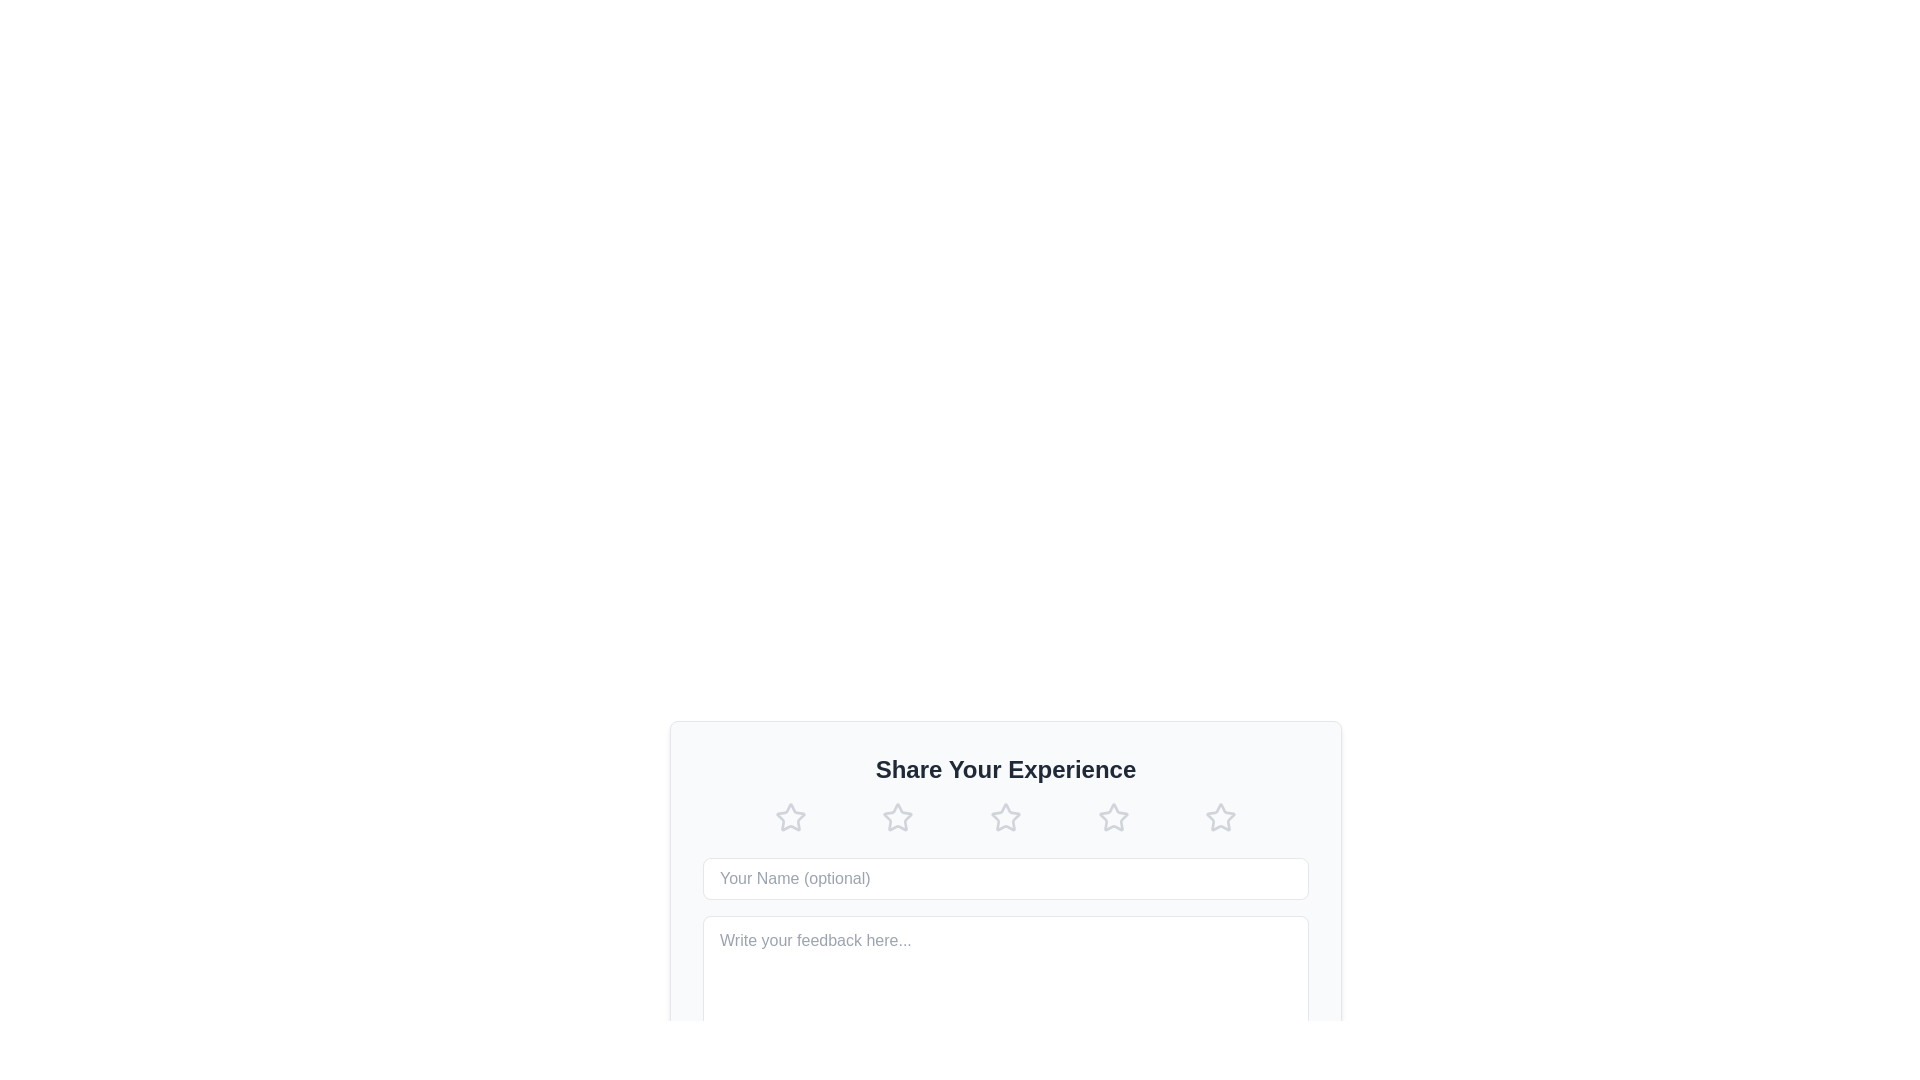 The image size is (1920, 1080). I want to click on the third star-shaped icon from the left in the row of five stars, which is located below 'Share Your Experience', so click(897, 817).